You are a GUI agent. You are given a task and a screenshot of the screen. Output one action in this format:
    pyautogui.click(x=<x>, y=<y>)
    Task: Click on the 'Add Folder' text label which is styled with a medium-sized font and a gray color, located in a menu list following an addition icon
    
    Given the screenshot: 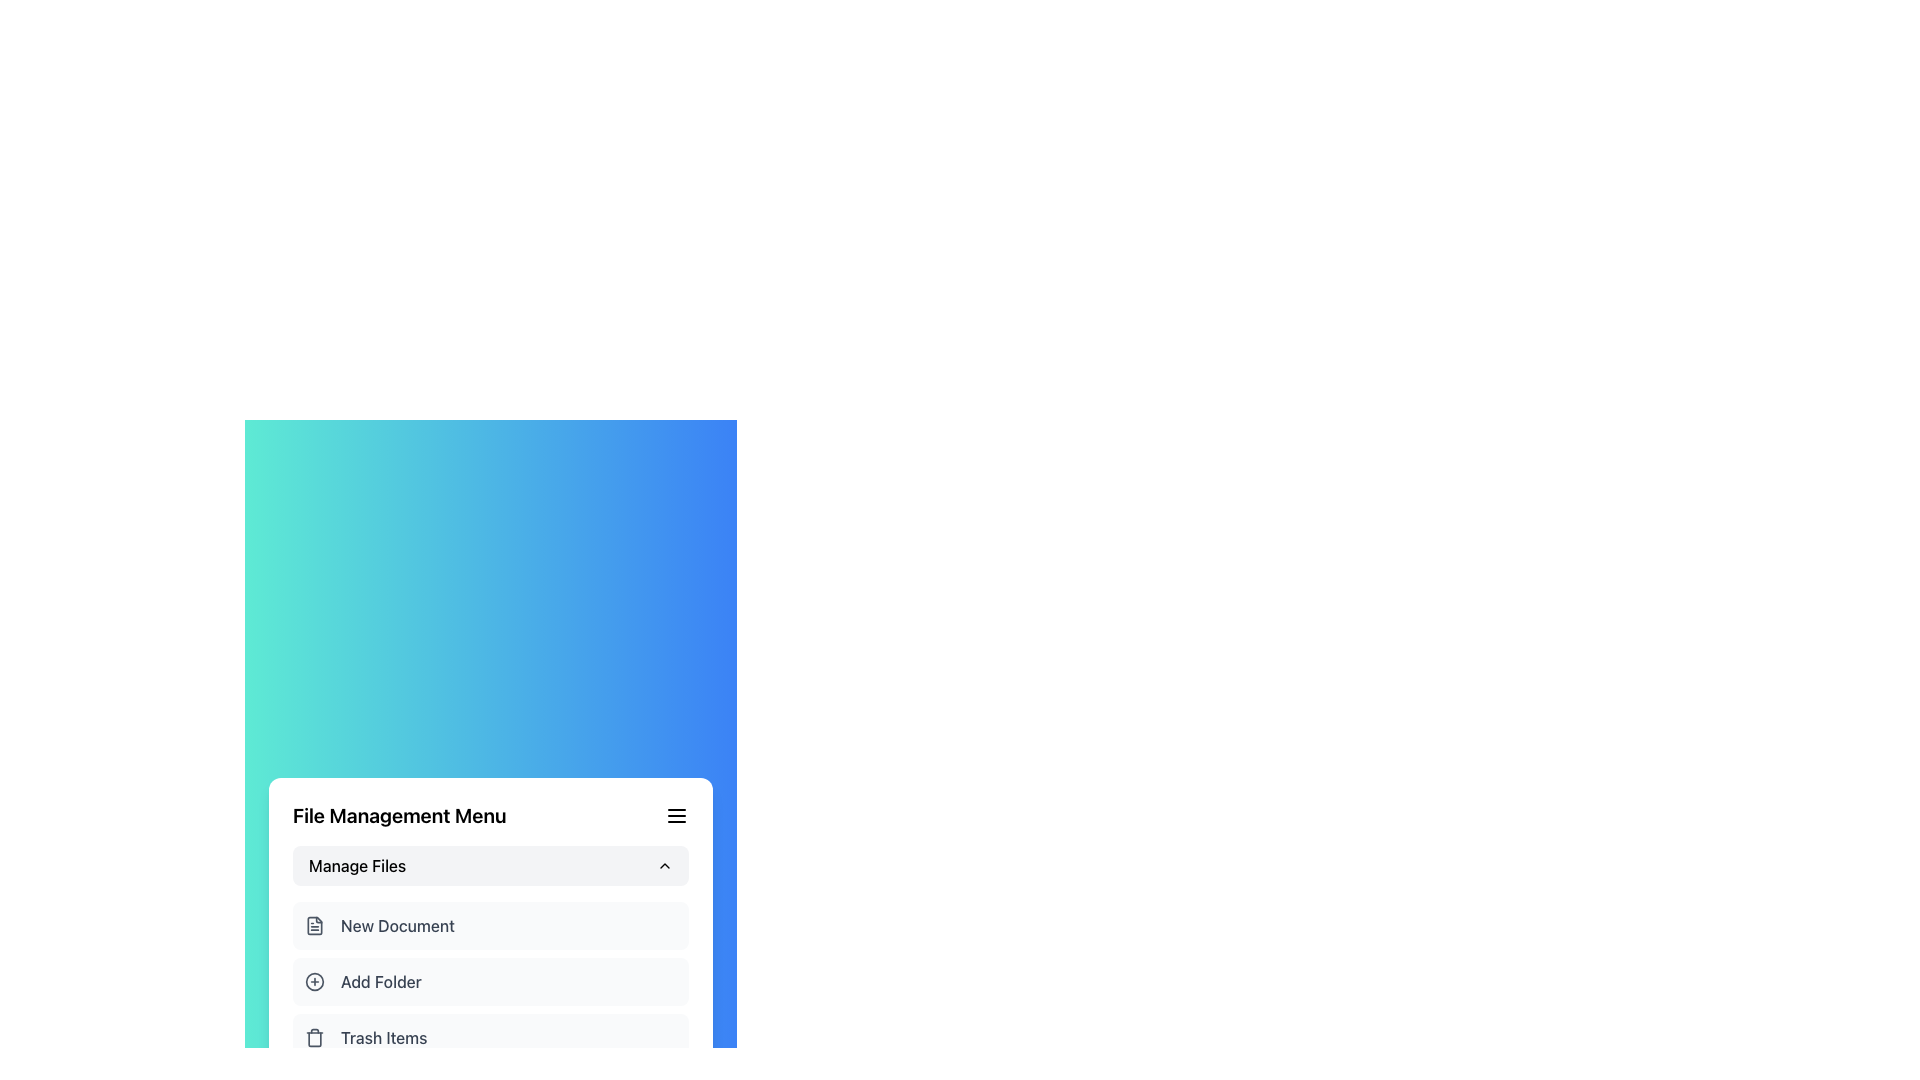 What is the action you would take?
    pyautogui.click(x=381, y=981)
    